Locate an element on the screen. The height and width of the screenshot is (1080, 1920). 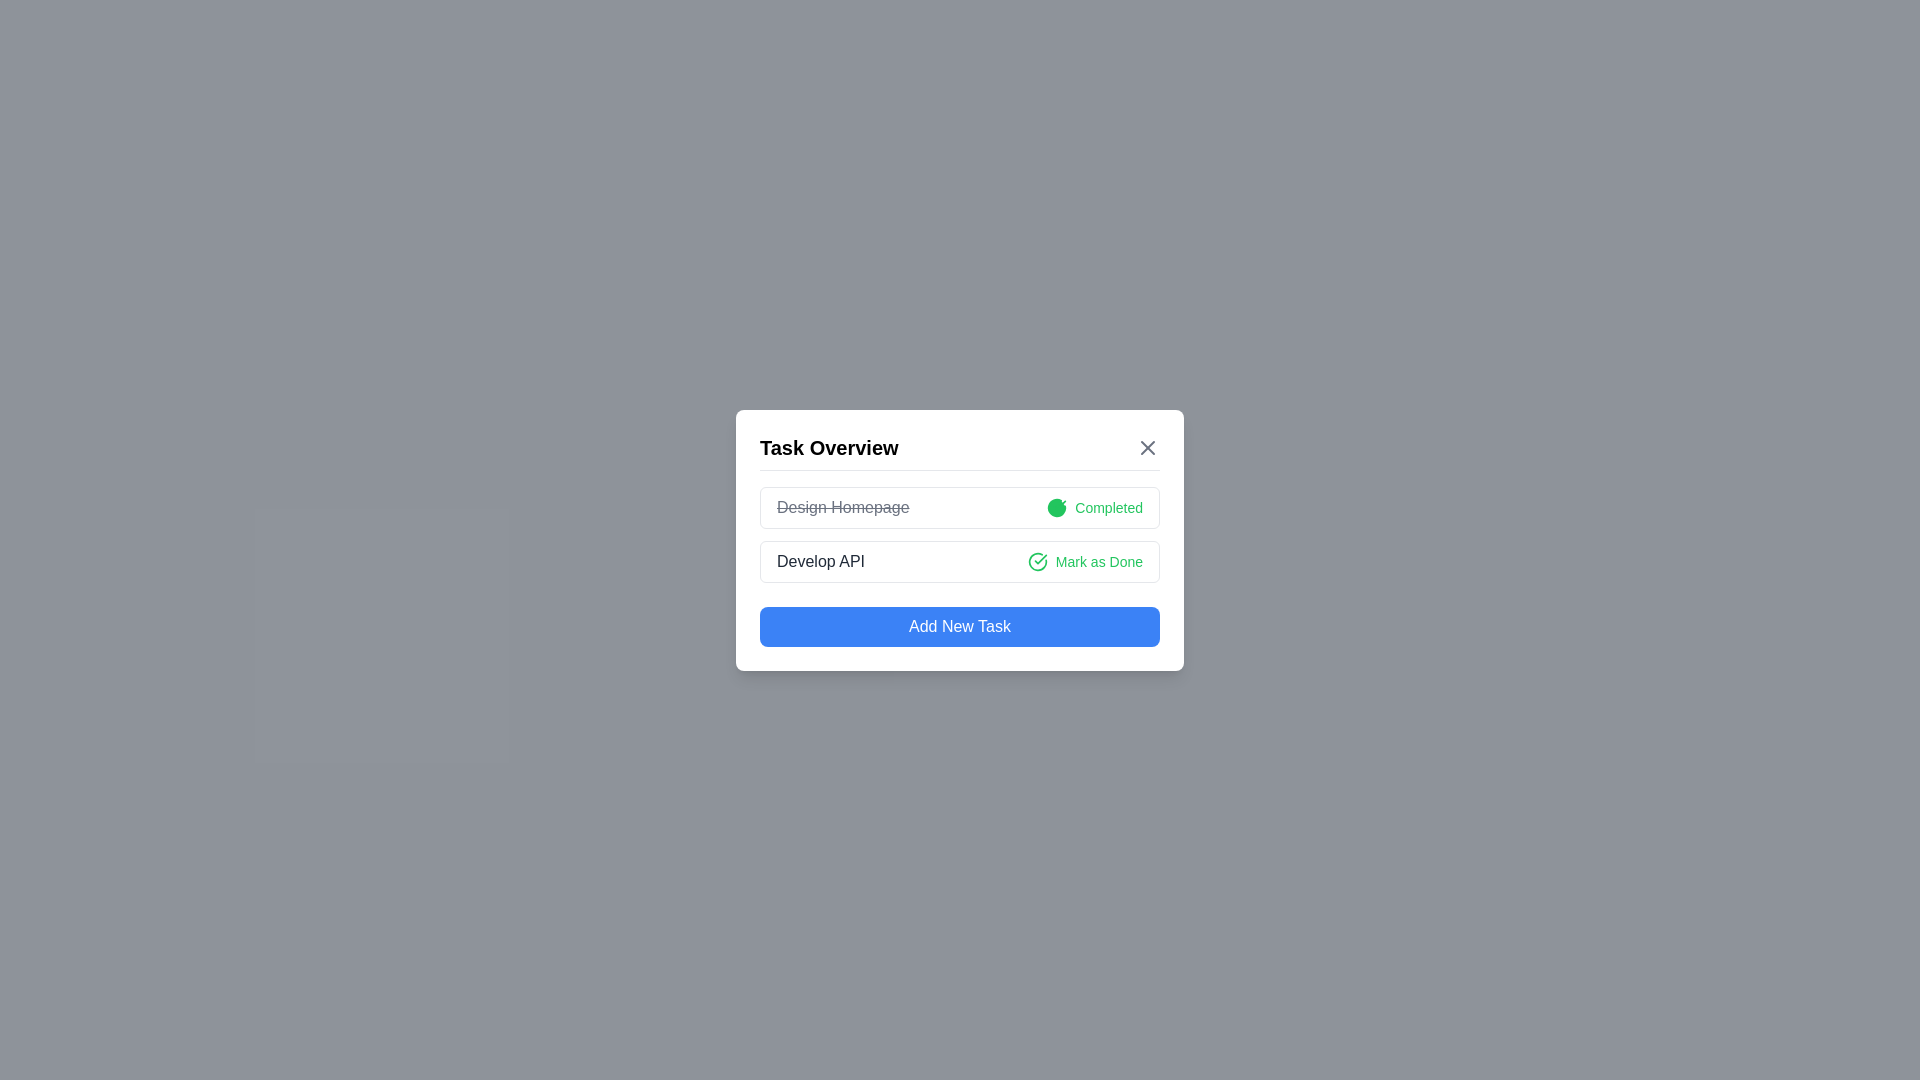
the green circular Status indicator icon with a checkmark located to the left of the text 'Completed' in the 'Task Overview' dialog is located at coordinates (1056, 506).